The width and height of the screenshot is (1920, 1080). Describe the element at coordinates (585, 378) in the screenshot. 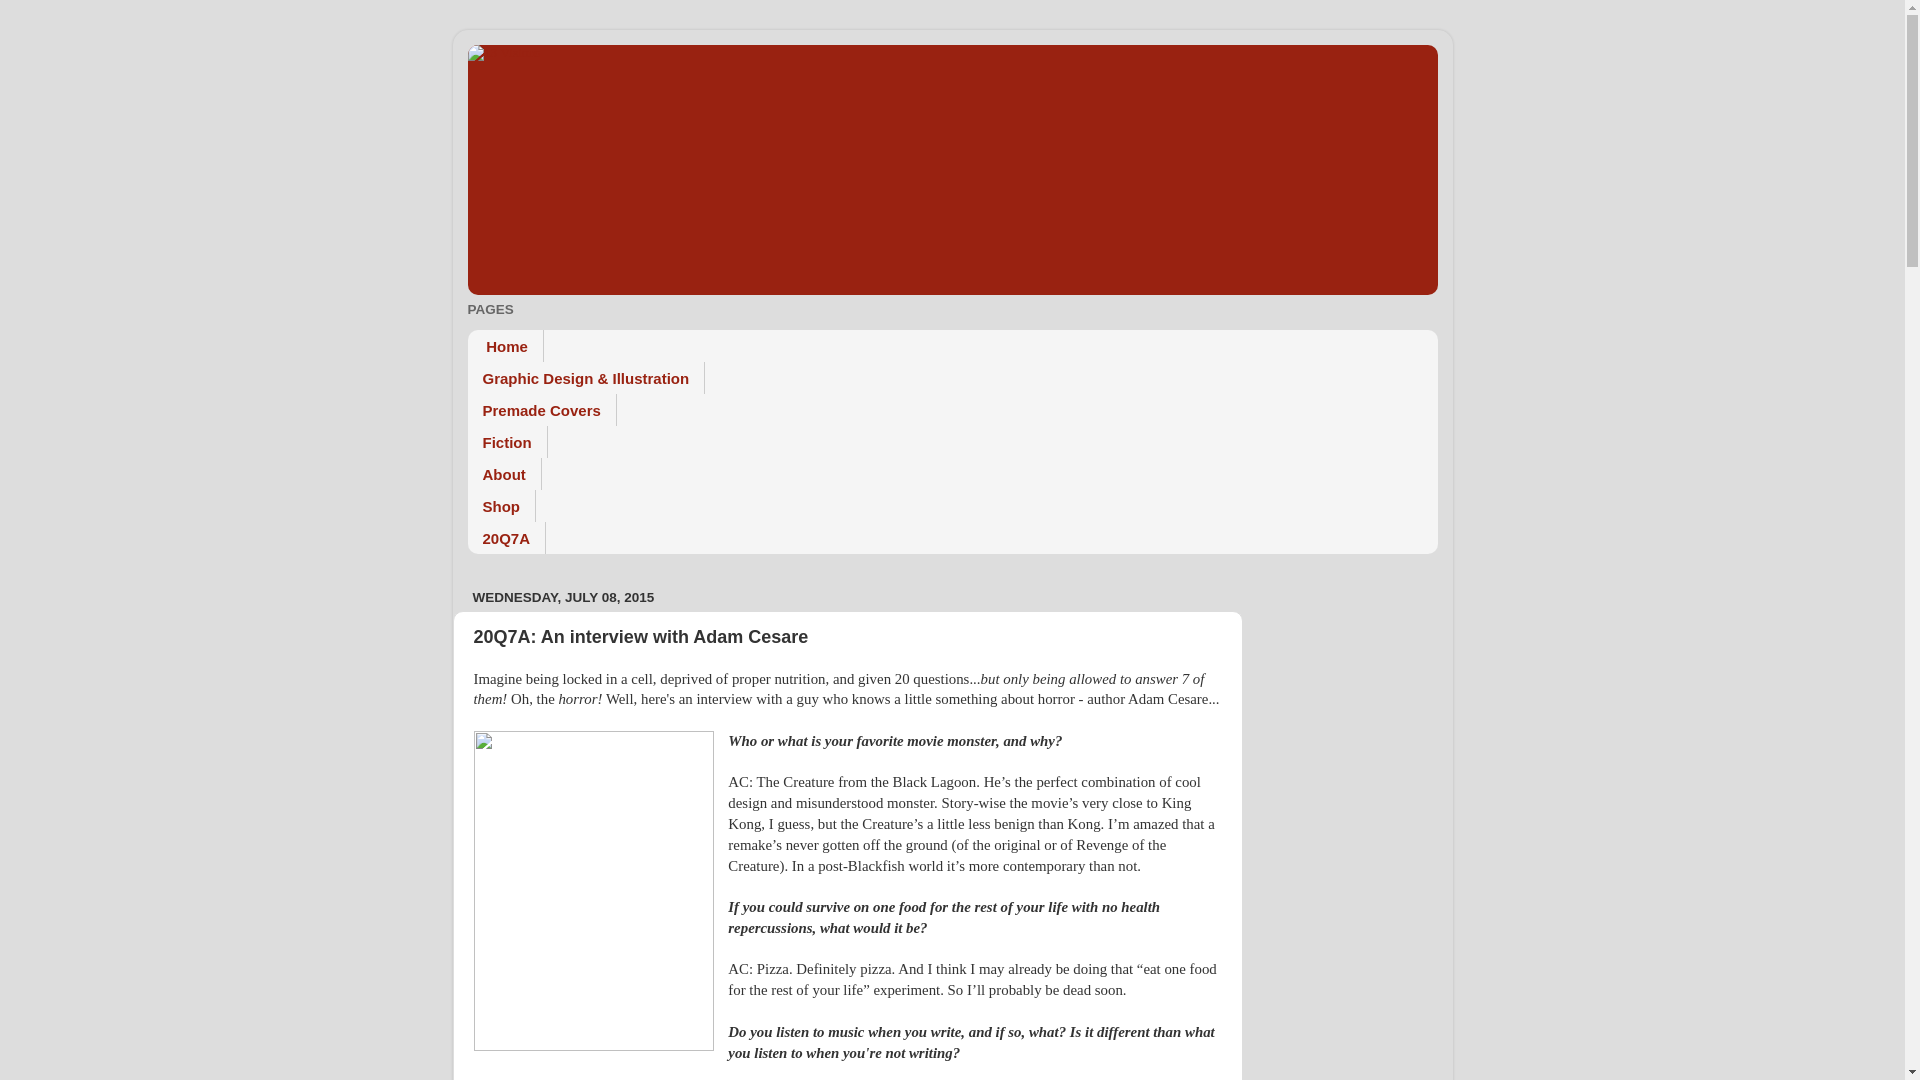

I see `'Graphic Design & Illustration'` at that location.